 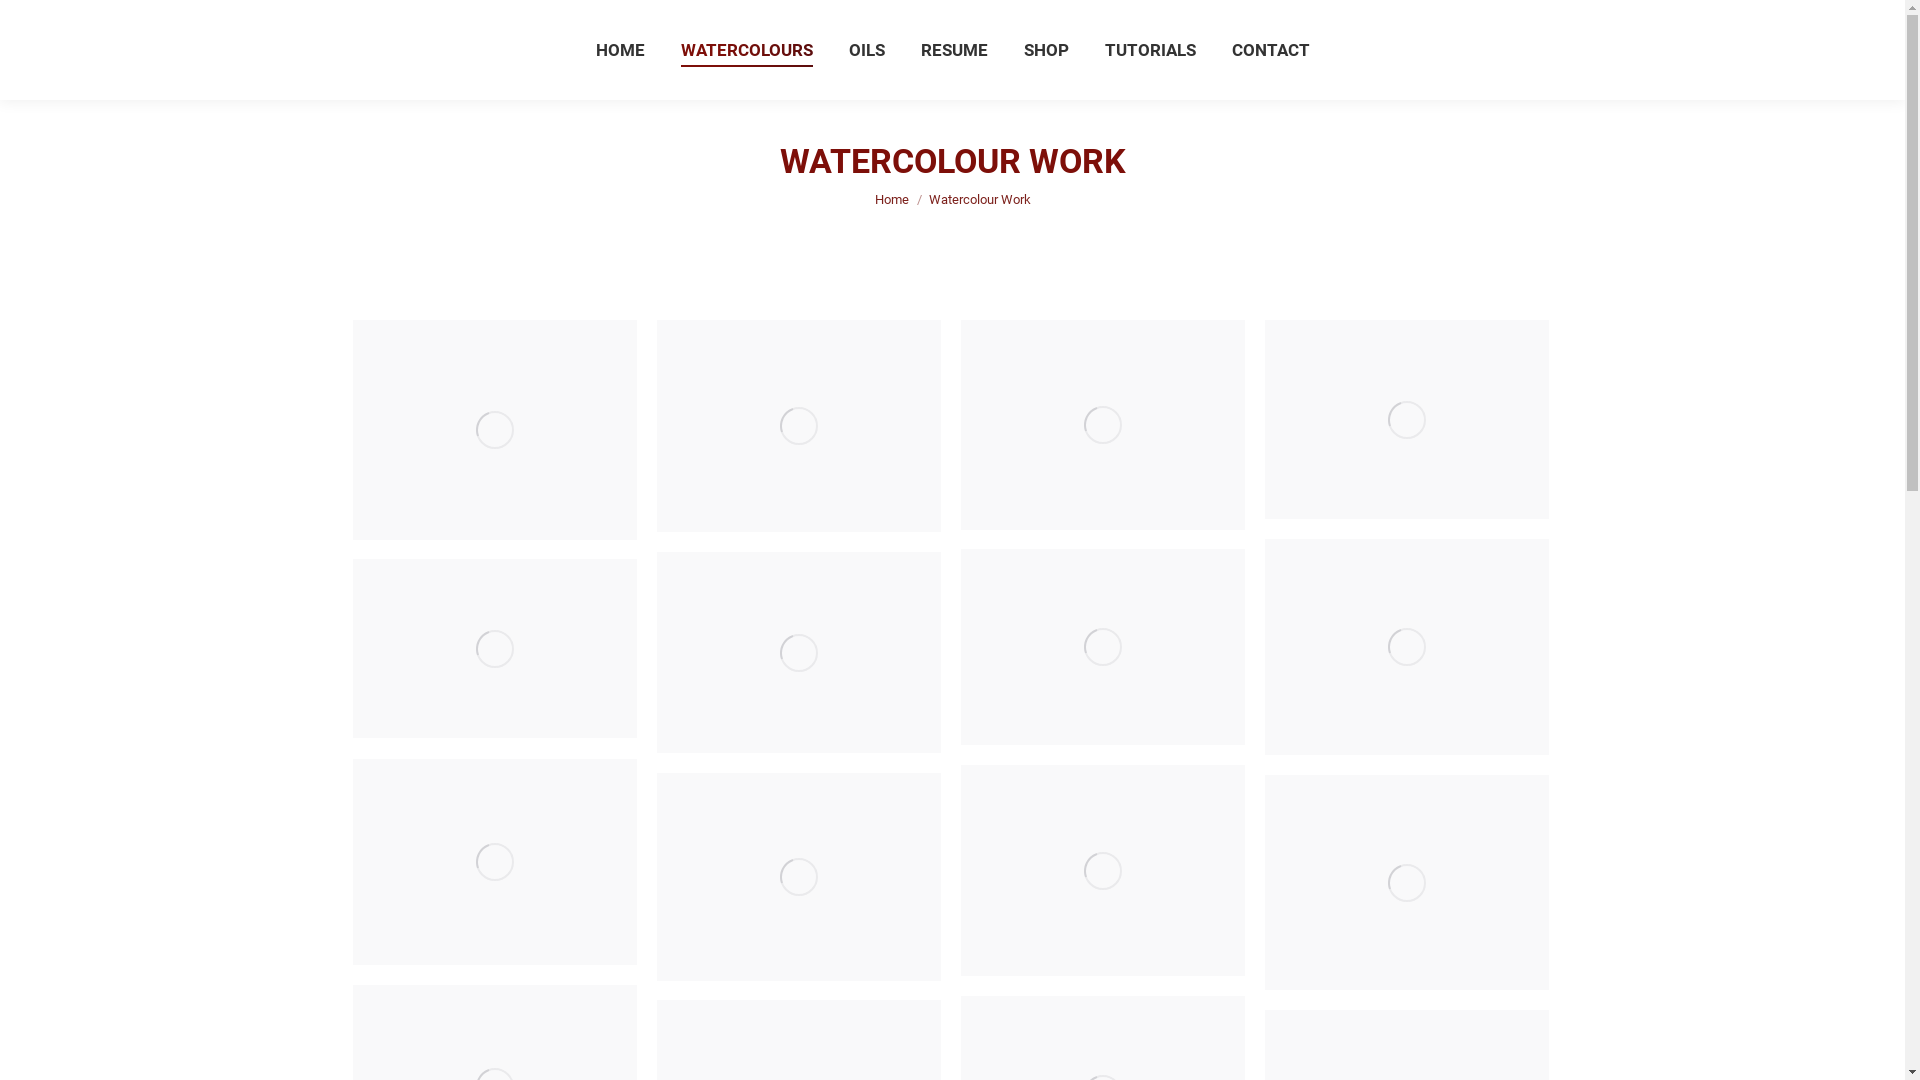 I want to click on 'OILS', so click(x=844, y=49).